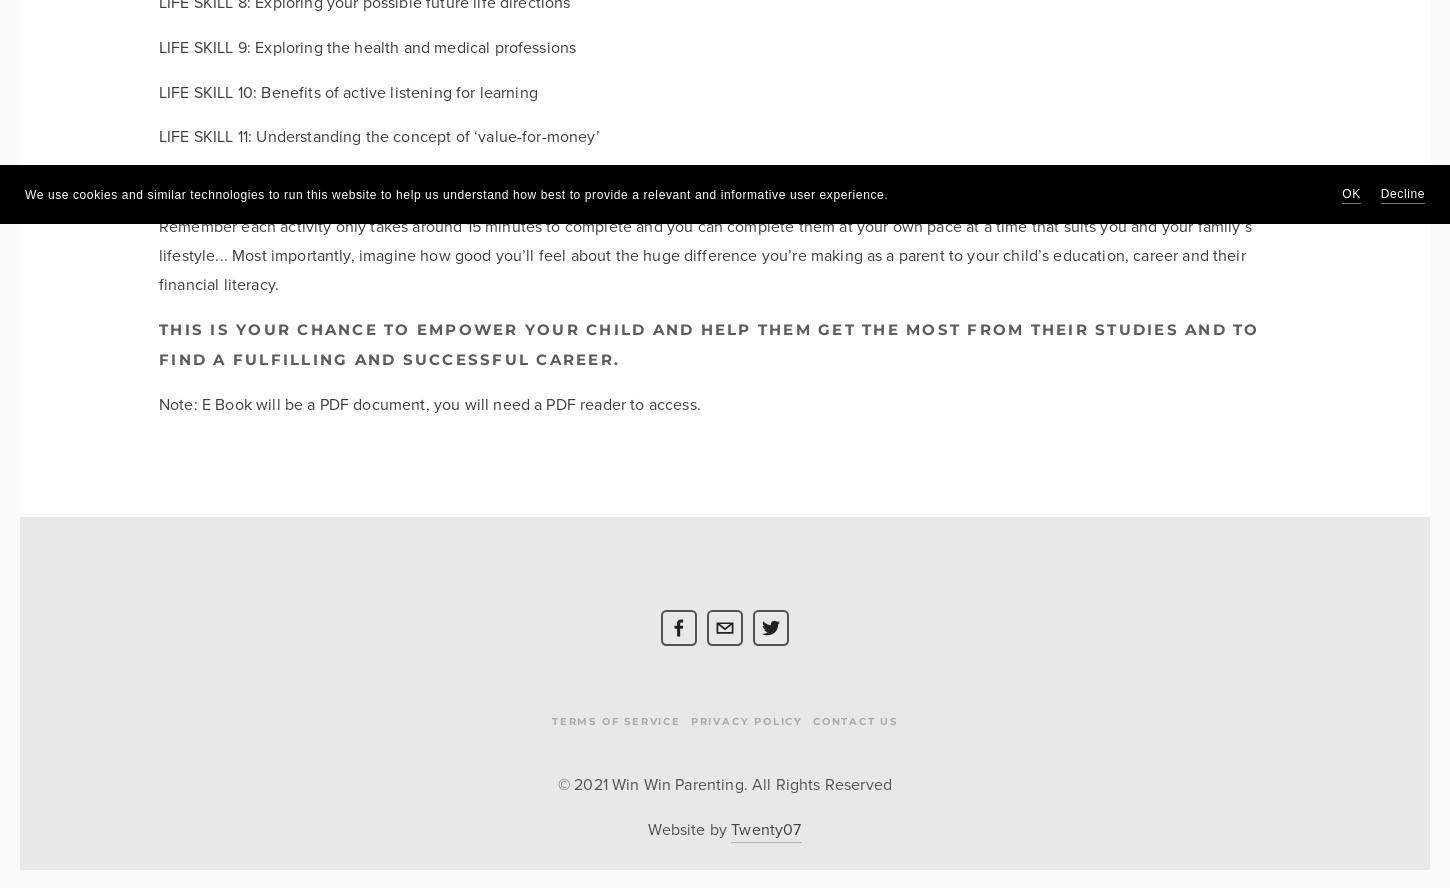 Image resolution: width=1450 pixels, height=888 pixels. What do you see at coordinates (708, 344) in the screenshot?
I see `'This is your chance to empower your child and help them get the most from their studies and to find a fulfilling and successful career.'` at bounding box center [708, 344].